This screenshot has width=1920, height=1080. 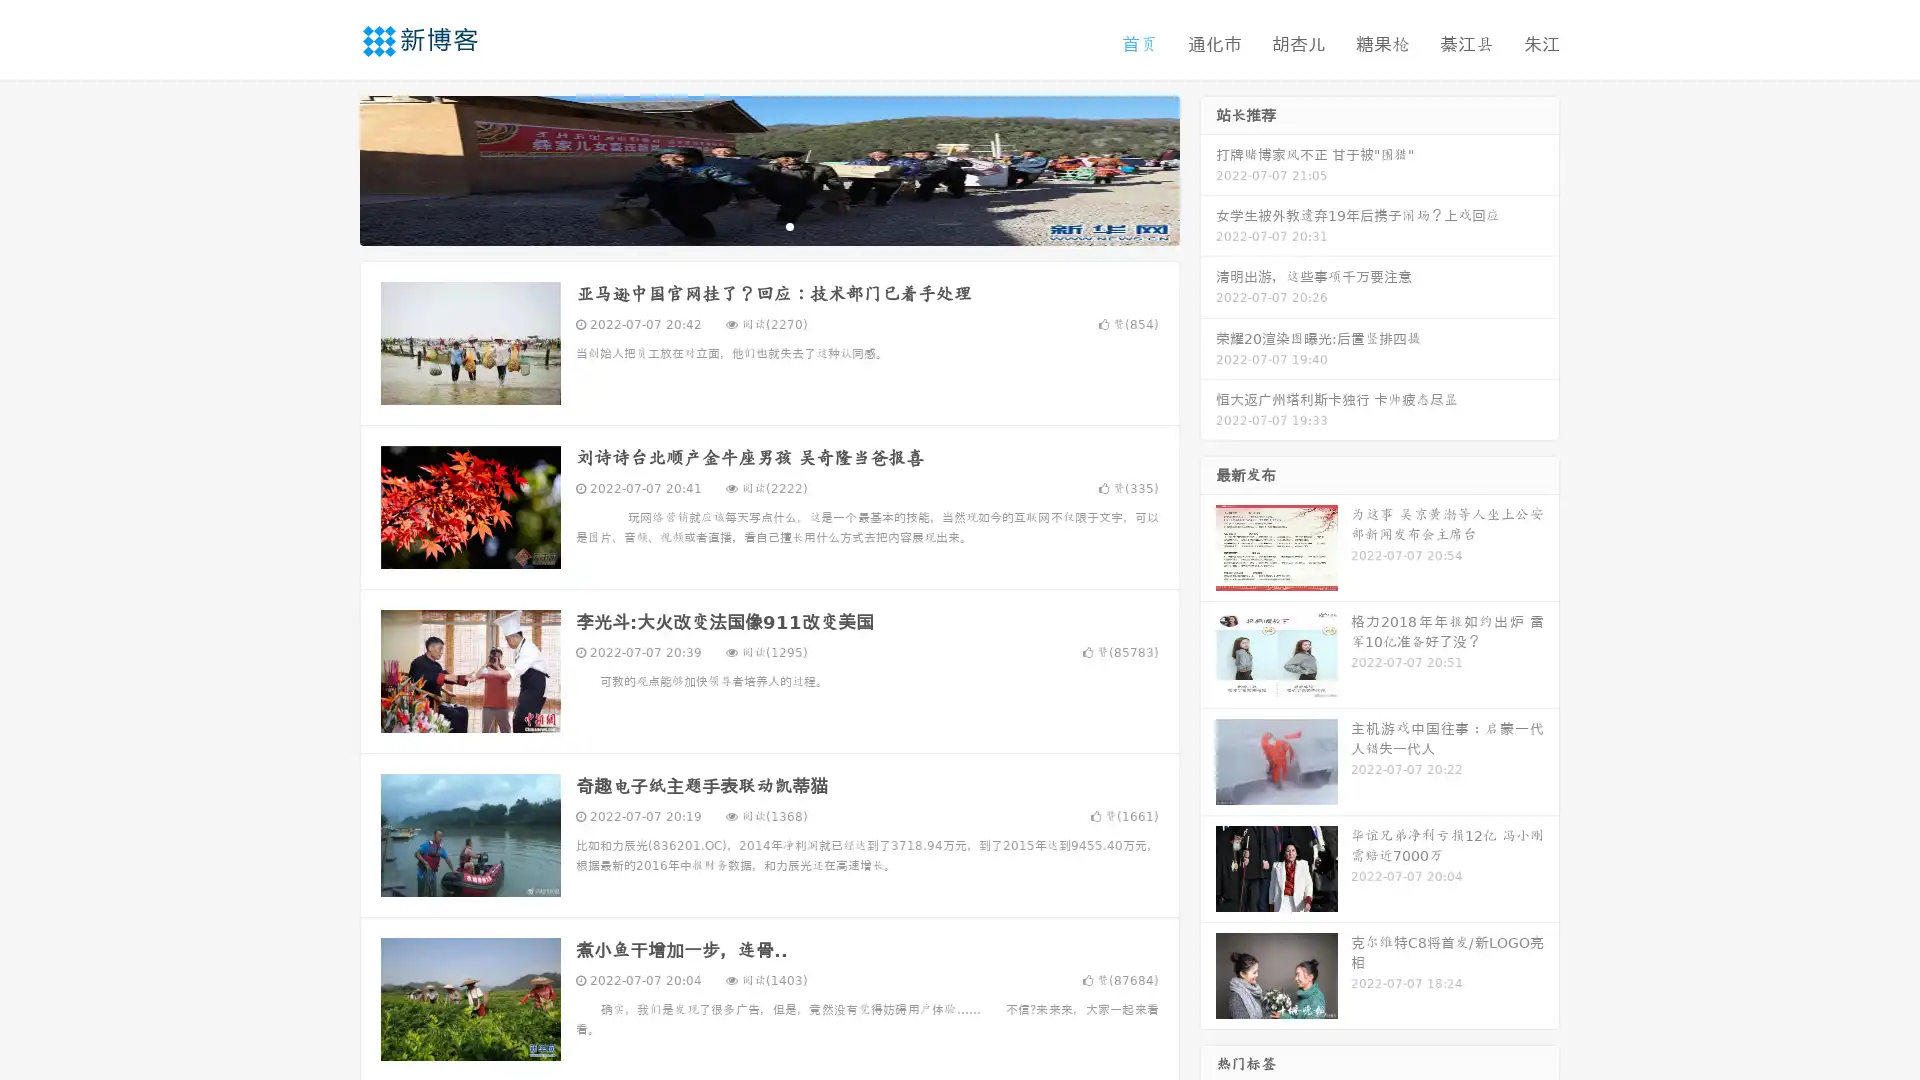 What do you see at coordinates (1208, 168) in the screenshot?
I see `Next slide` at bounding box center [1208, 168].